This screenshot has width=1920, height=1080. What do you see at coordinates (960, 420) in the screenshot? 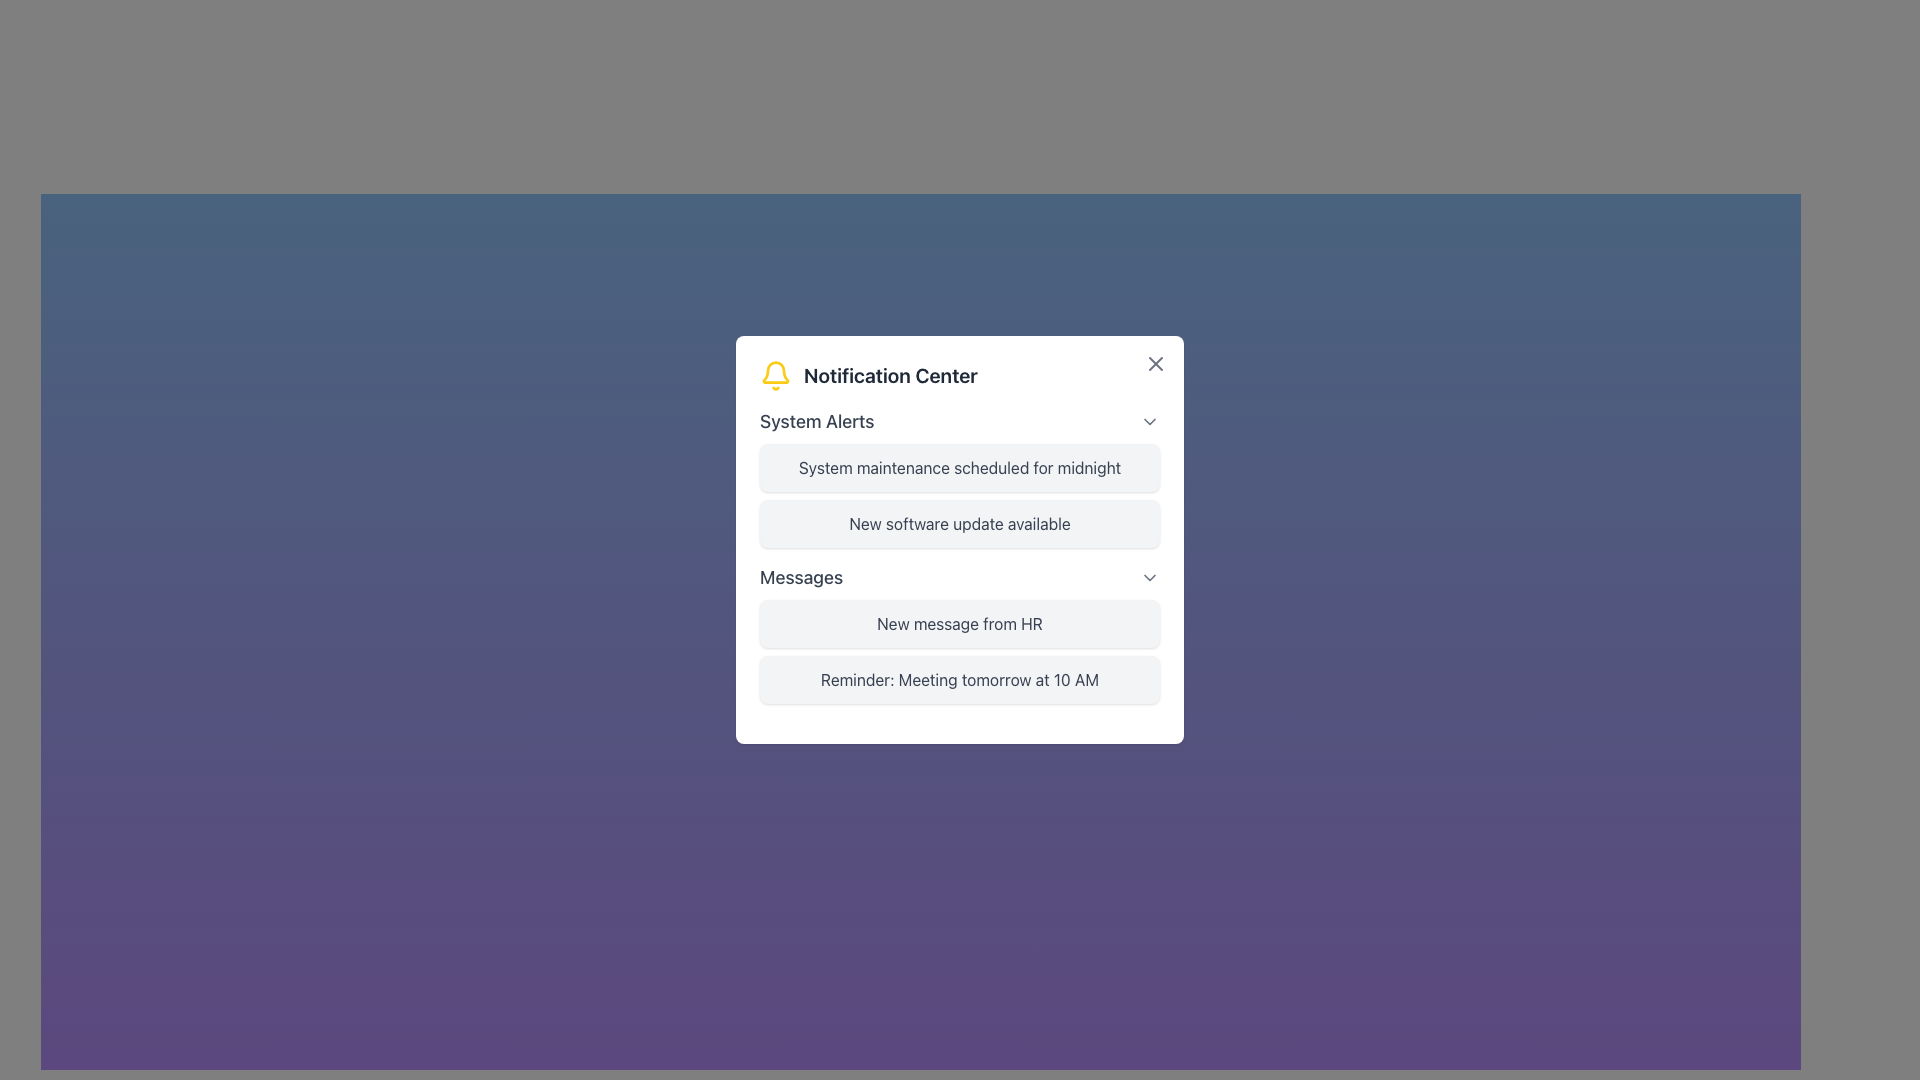
I see `the keyboard` at bounding box center [960, 420].